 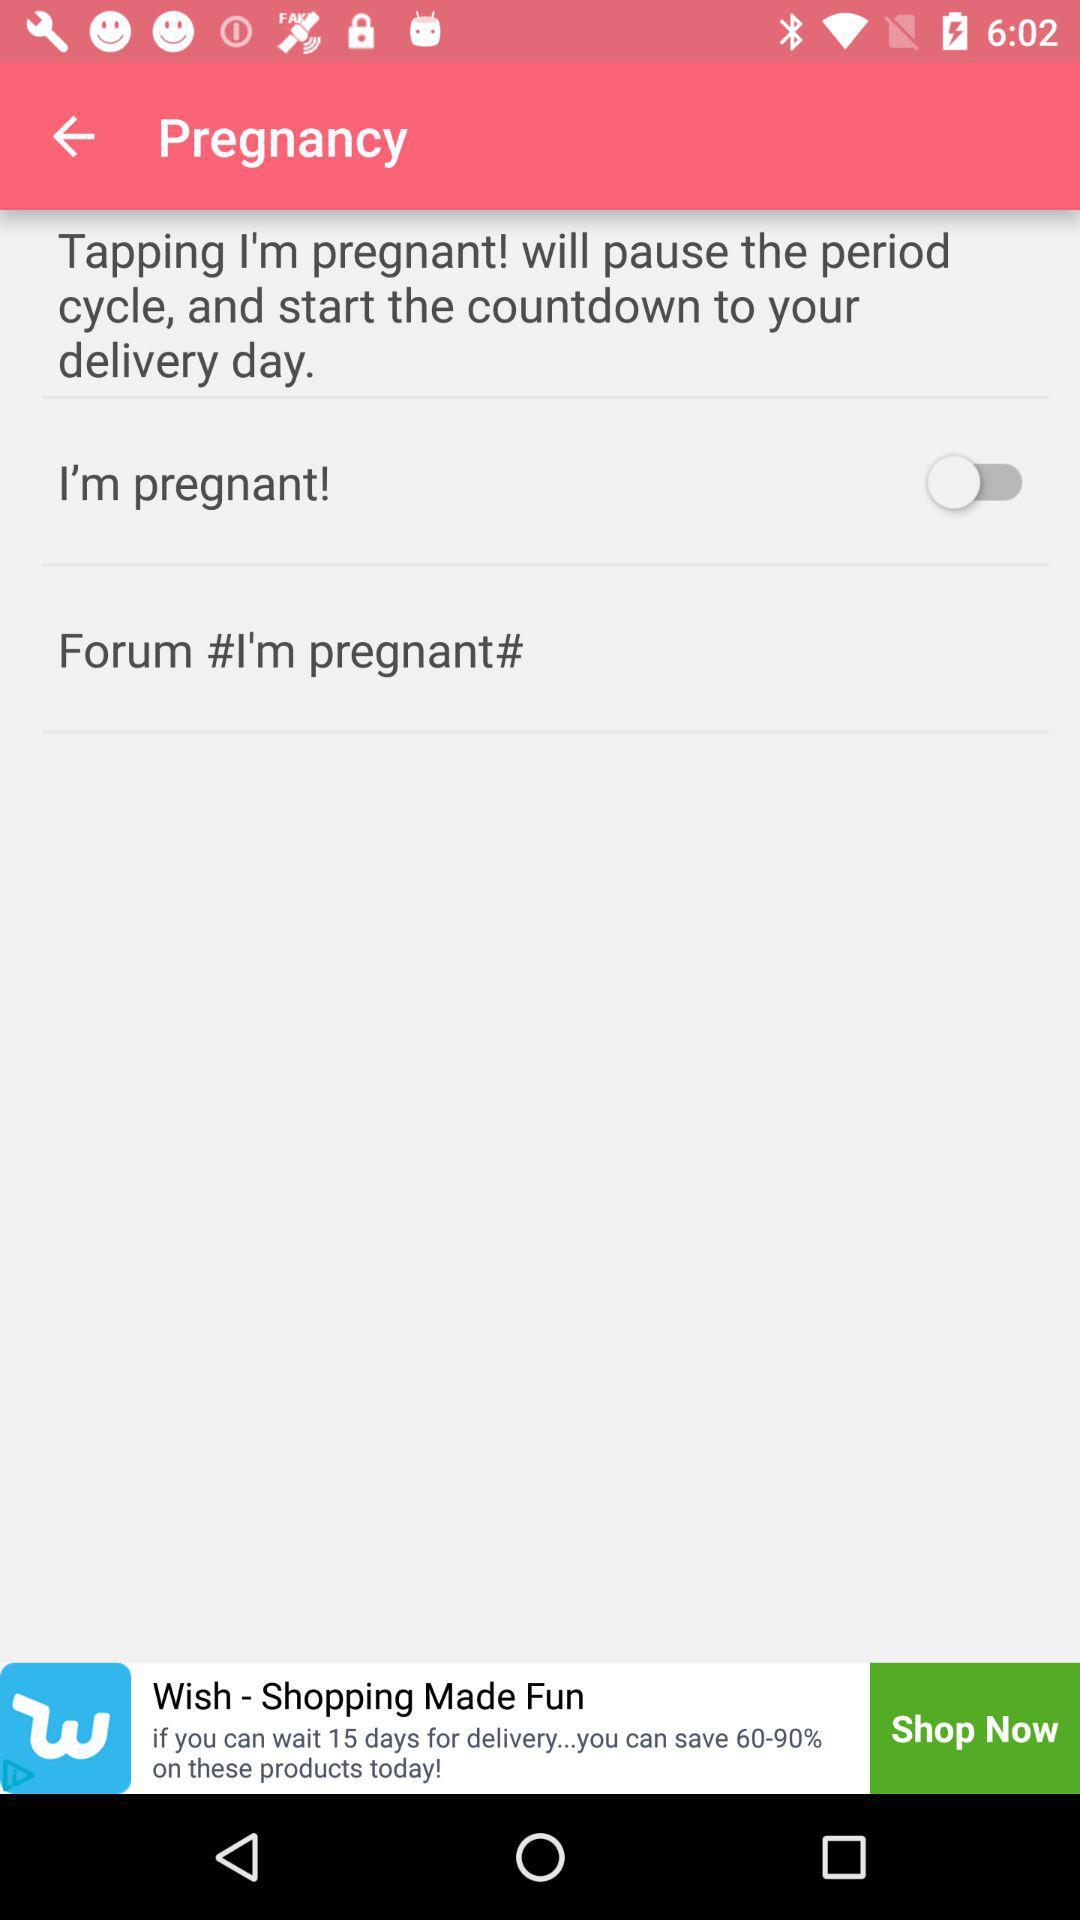 What do you see at coordinates (64, 1727) in the screenshot?
I see `the twitter icon` at bounding box center [64, 1727].